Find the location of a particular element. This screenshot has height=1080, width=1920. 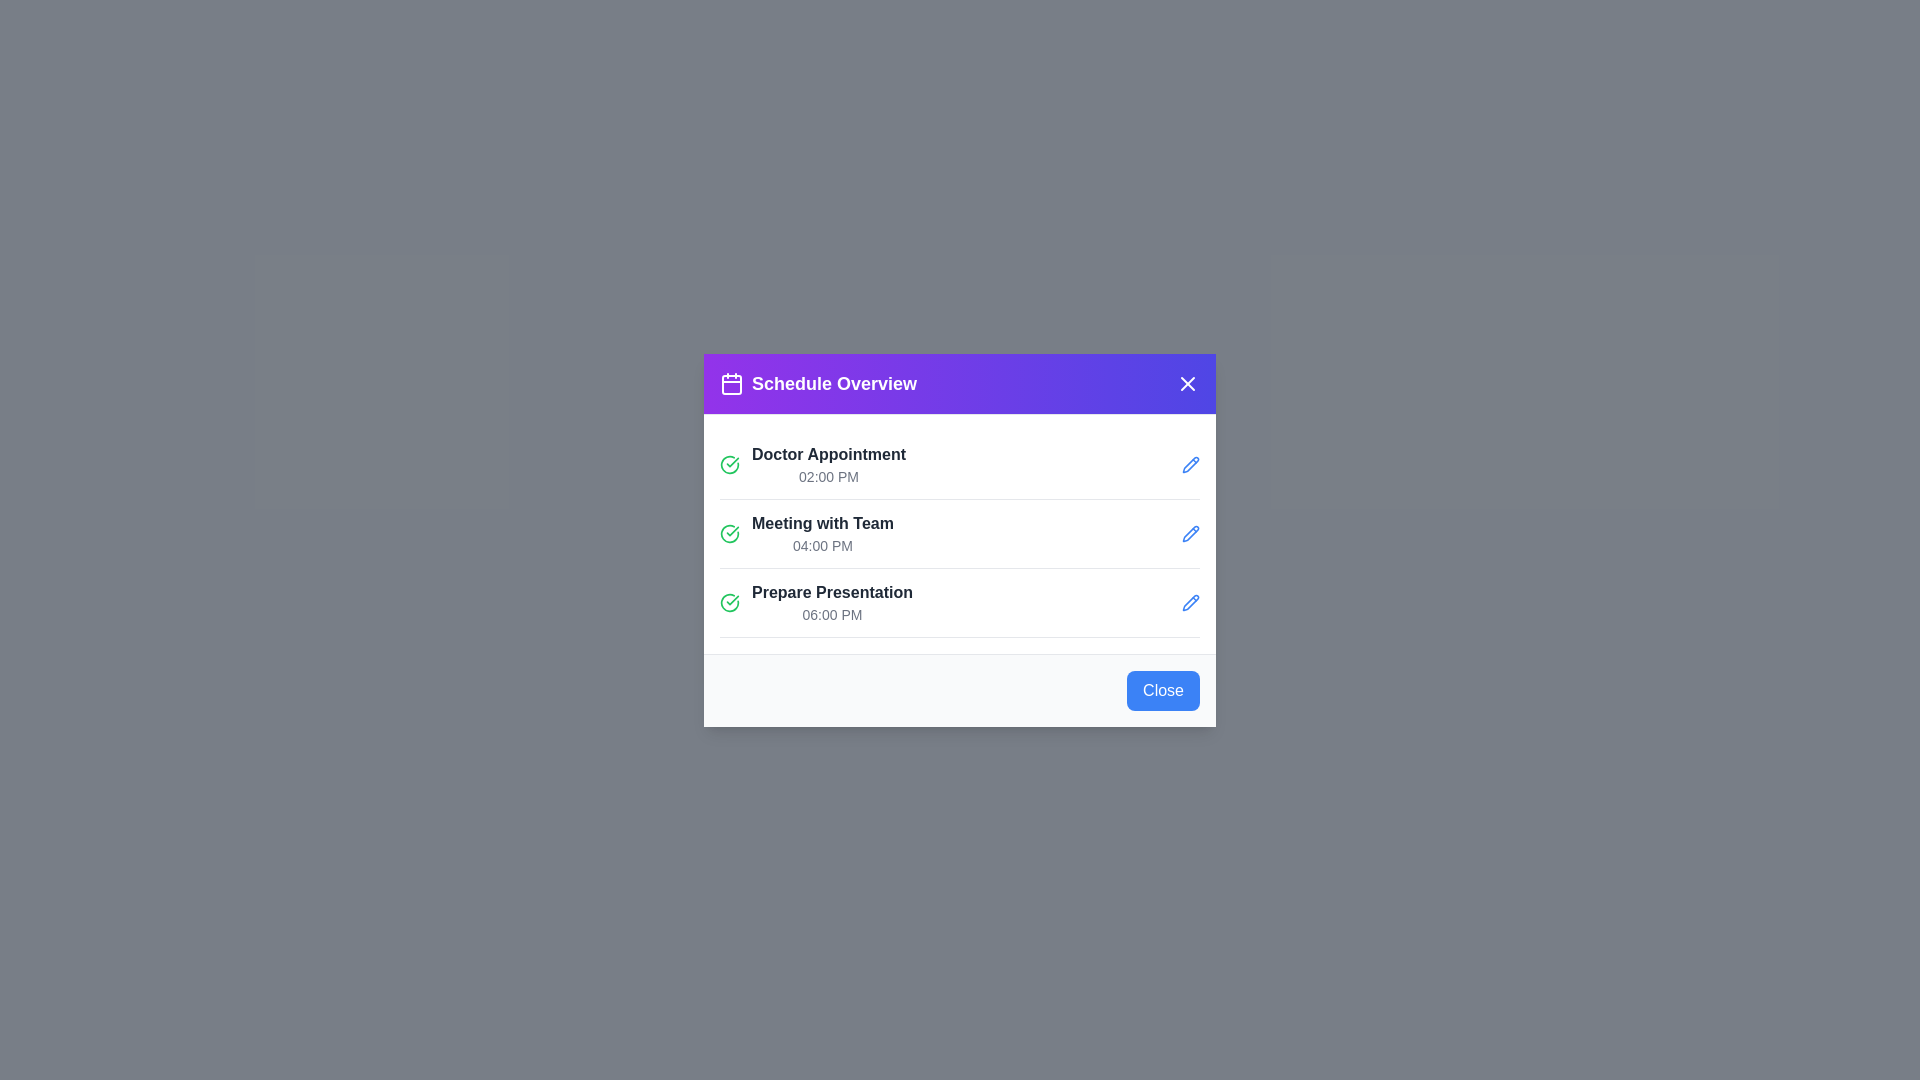

to select or interact with the 'Meeting with Team' schedule entry, which features a green circular checkmark icon and two lines of text, bold black for the title and gray for the time is located at coordinates (806, 532).